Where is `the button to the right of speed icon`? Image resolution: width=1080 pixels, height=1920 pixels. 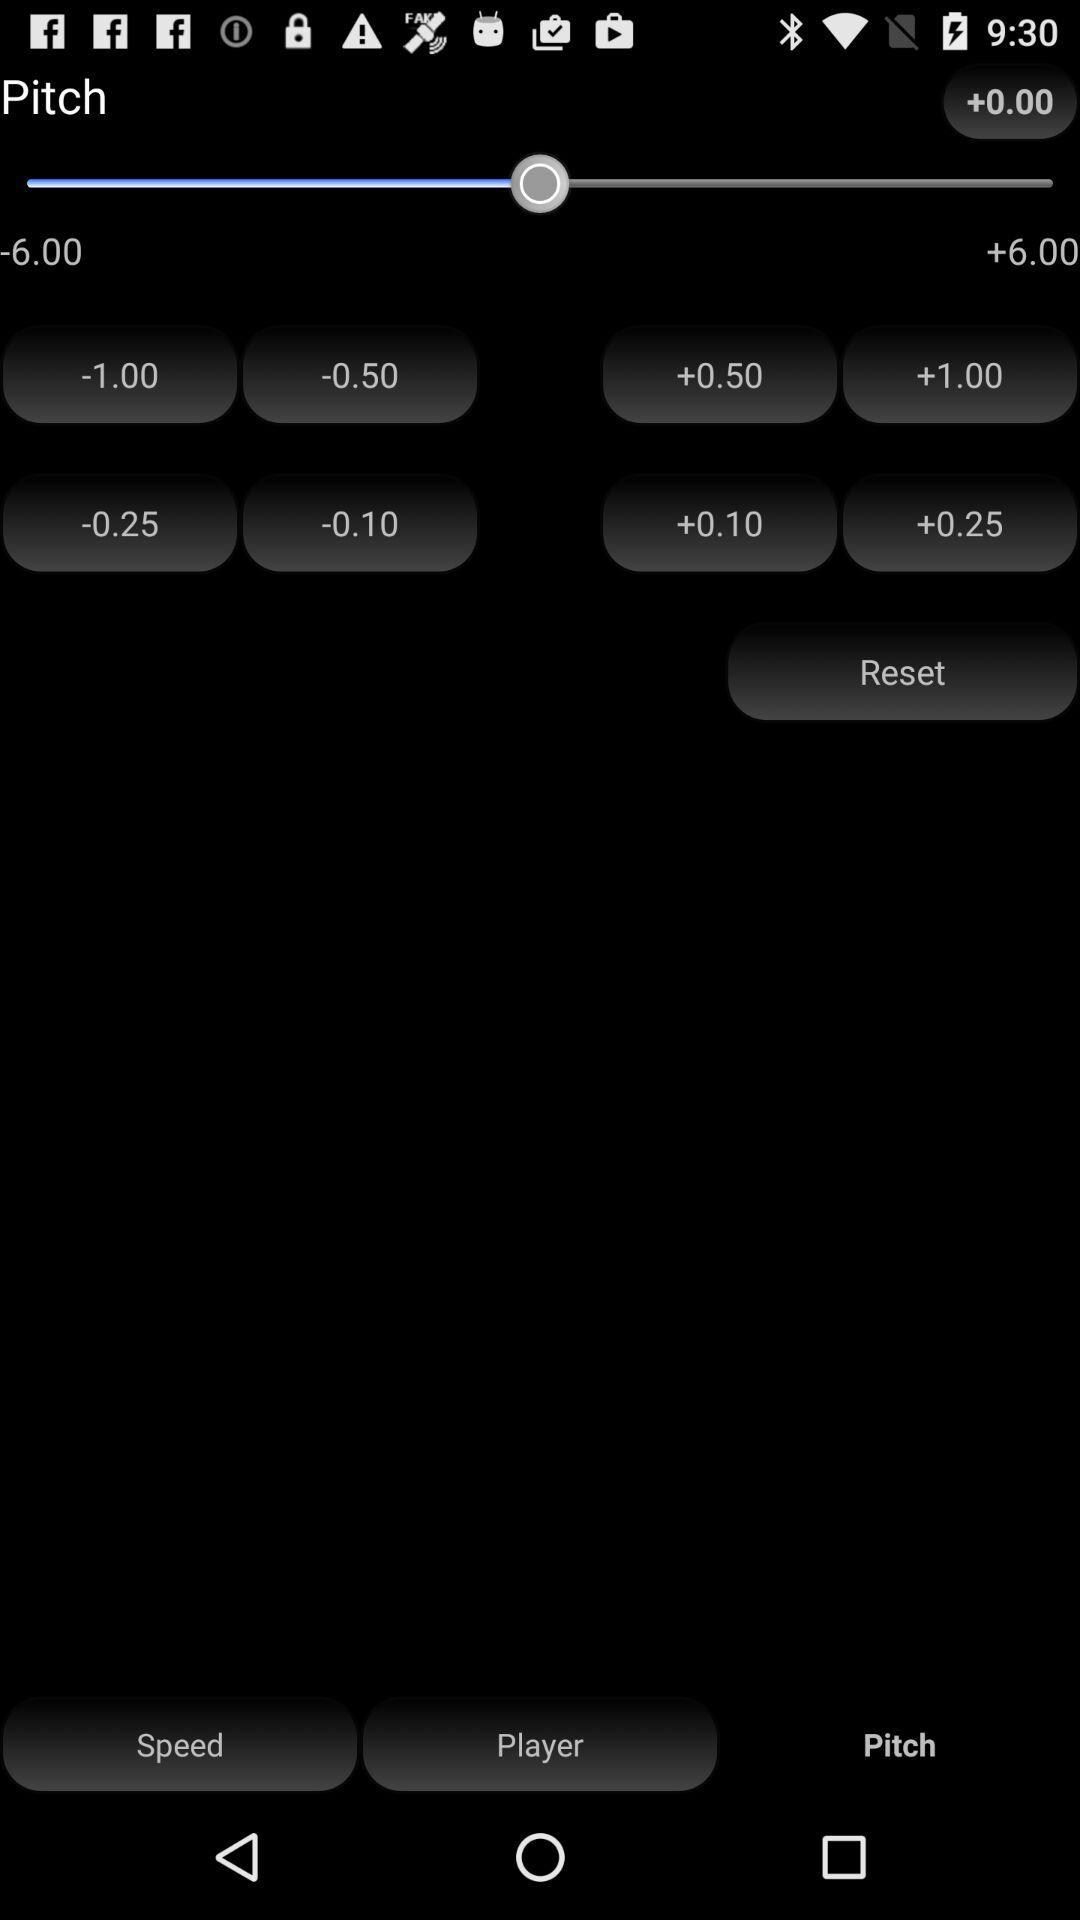
the button to the right of speed icon is located at coordinates (540, 1744).